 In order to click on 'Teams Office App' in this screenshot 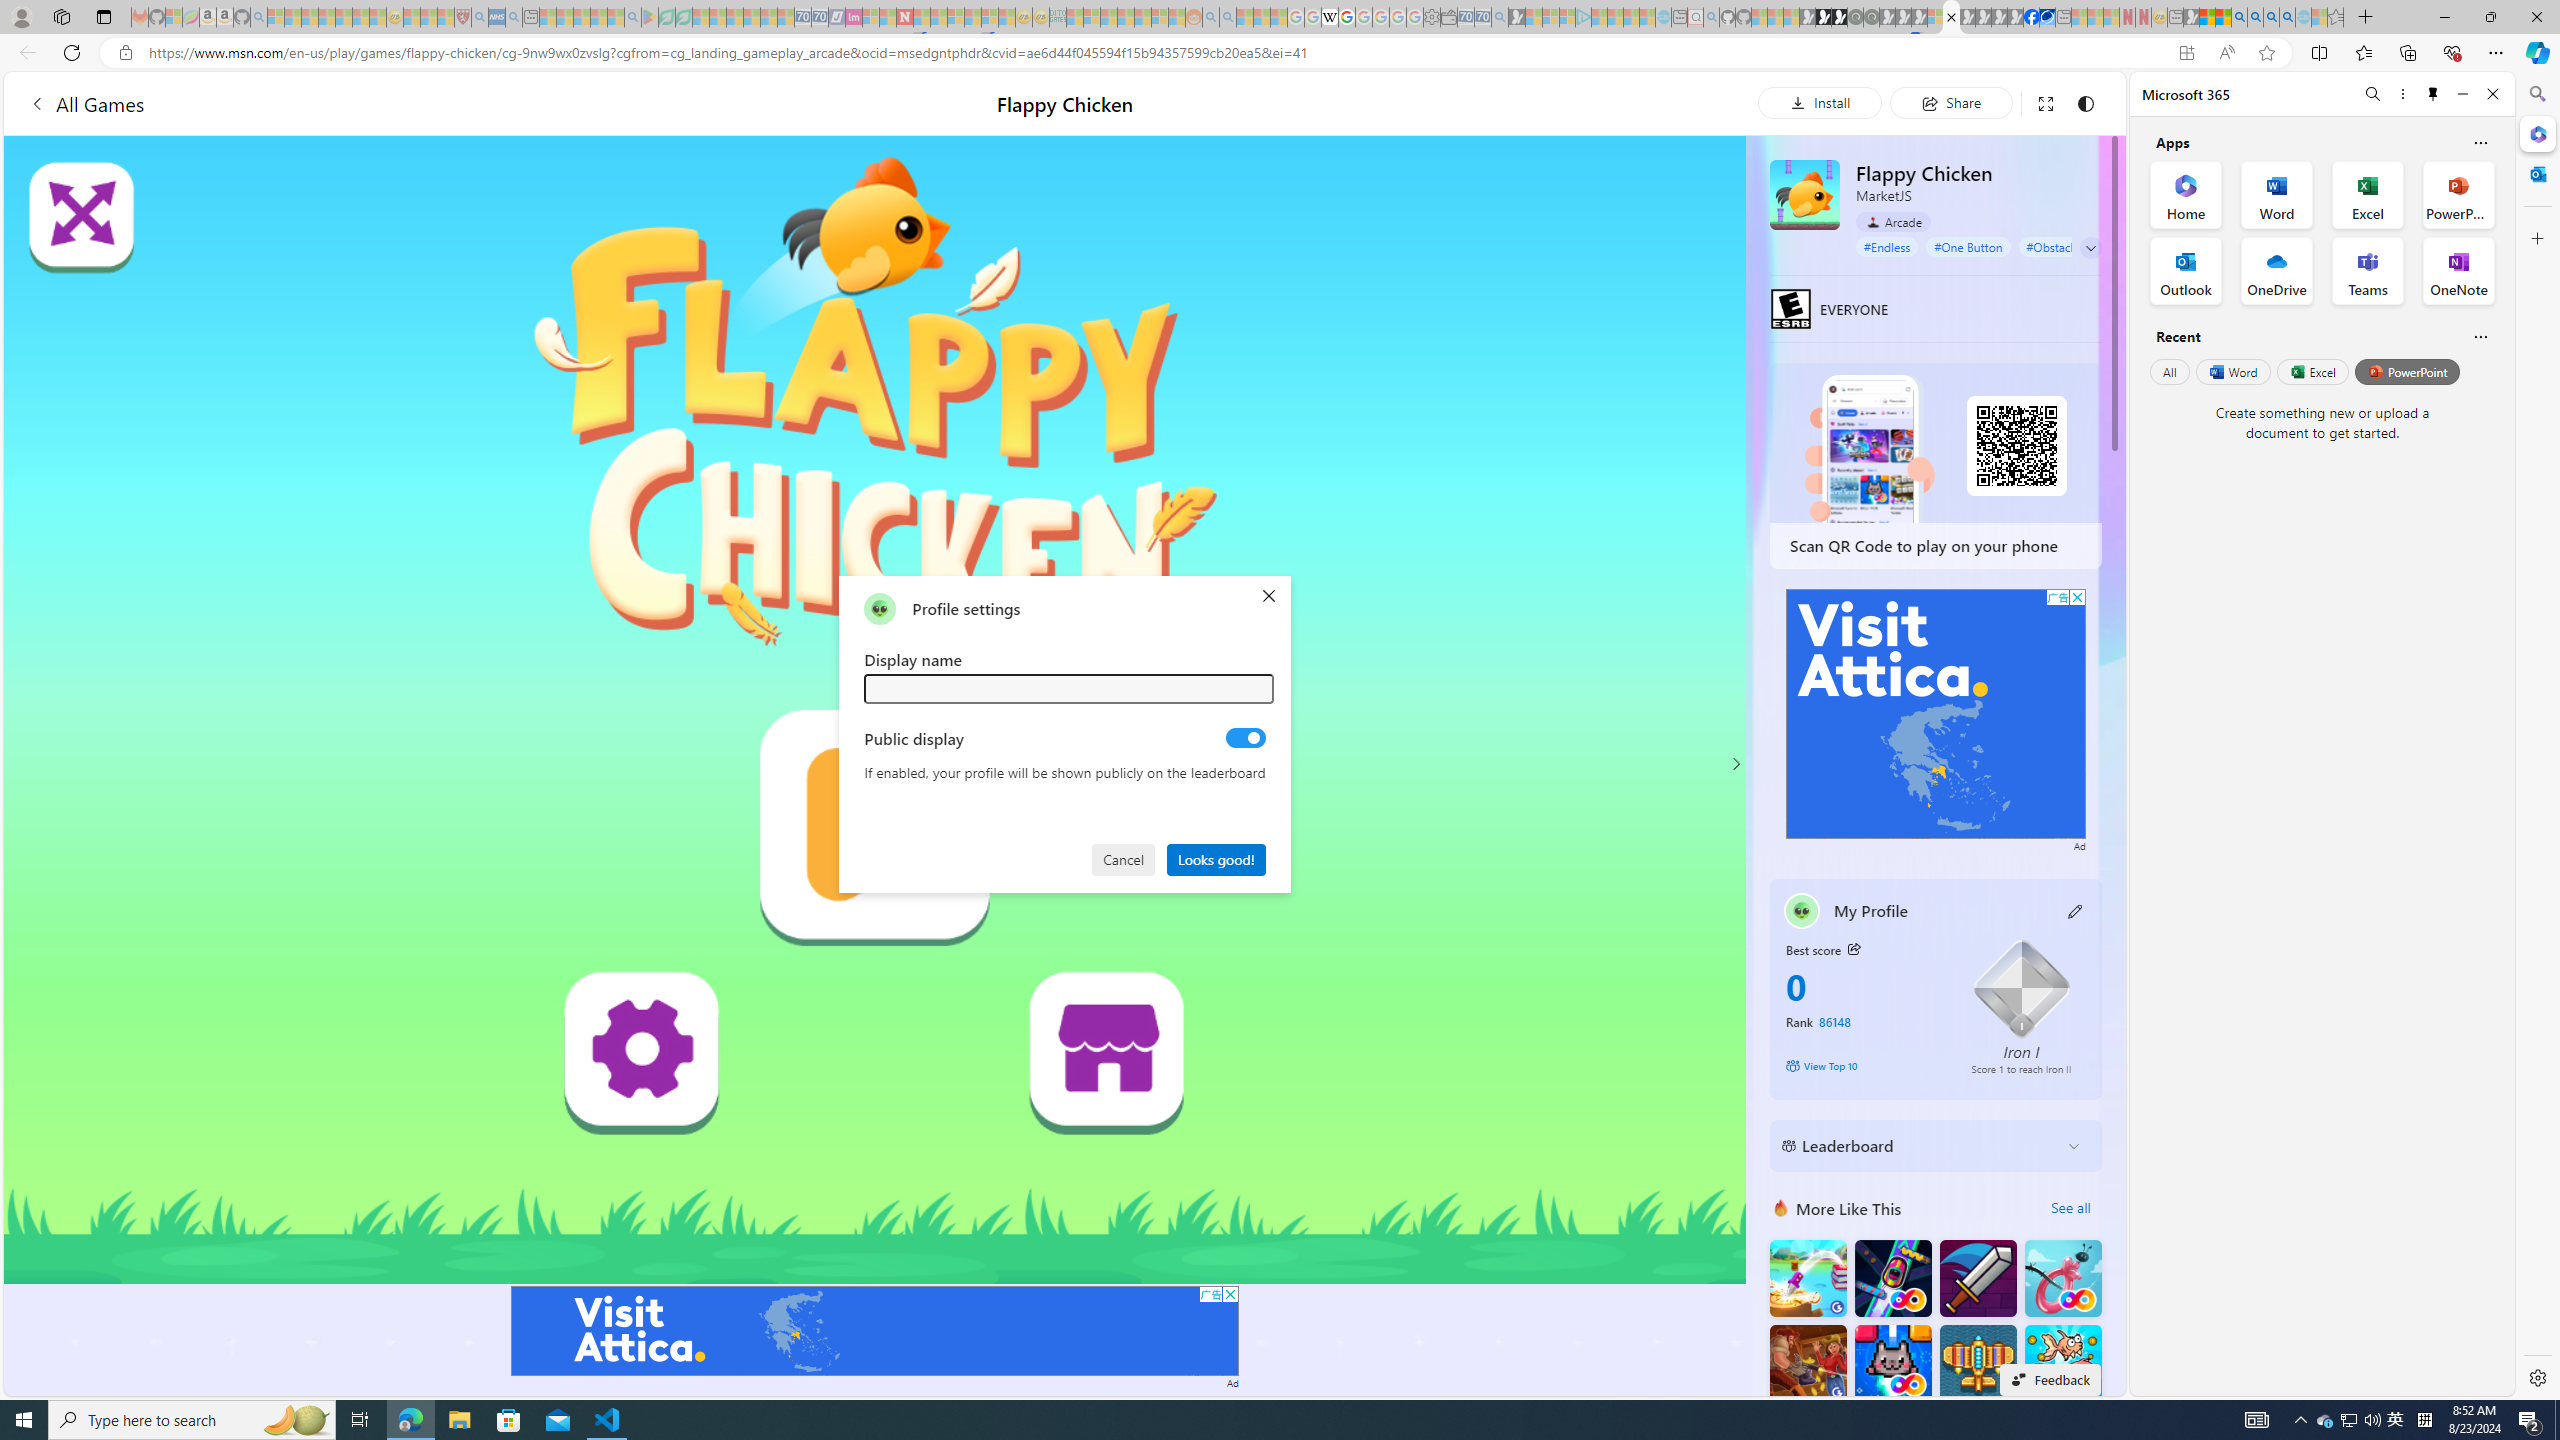, I will do `click(2368, 271)`.